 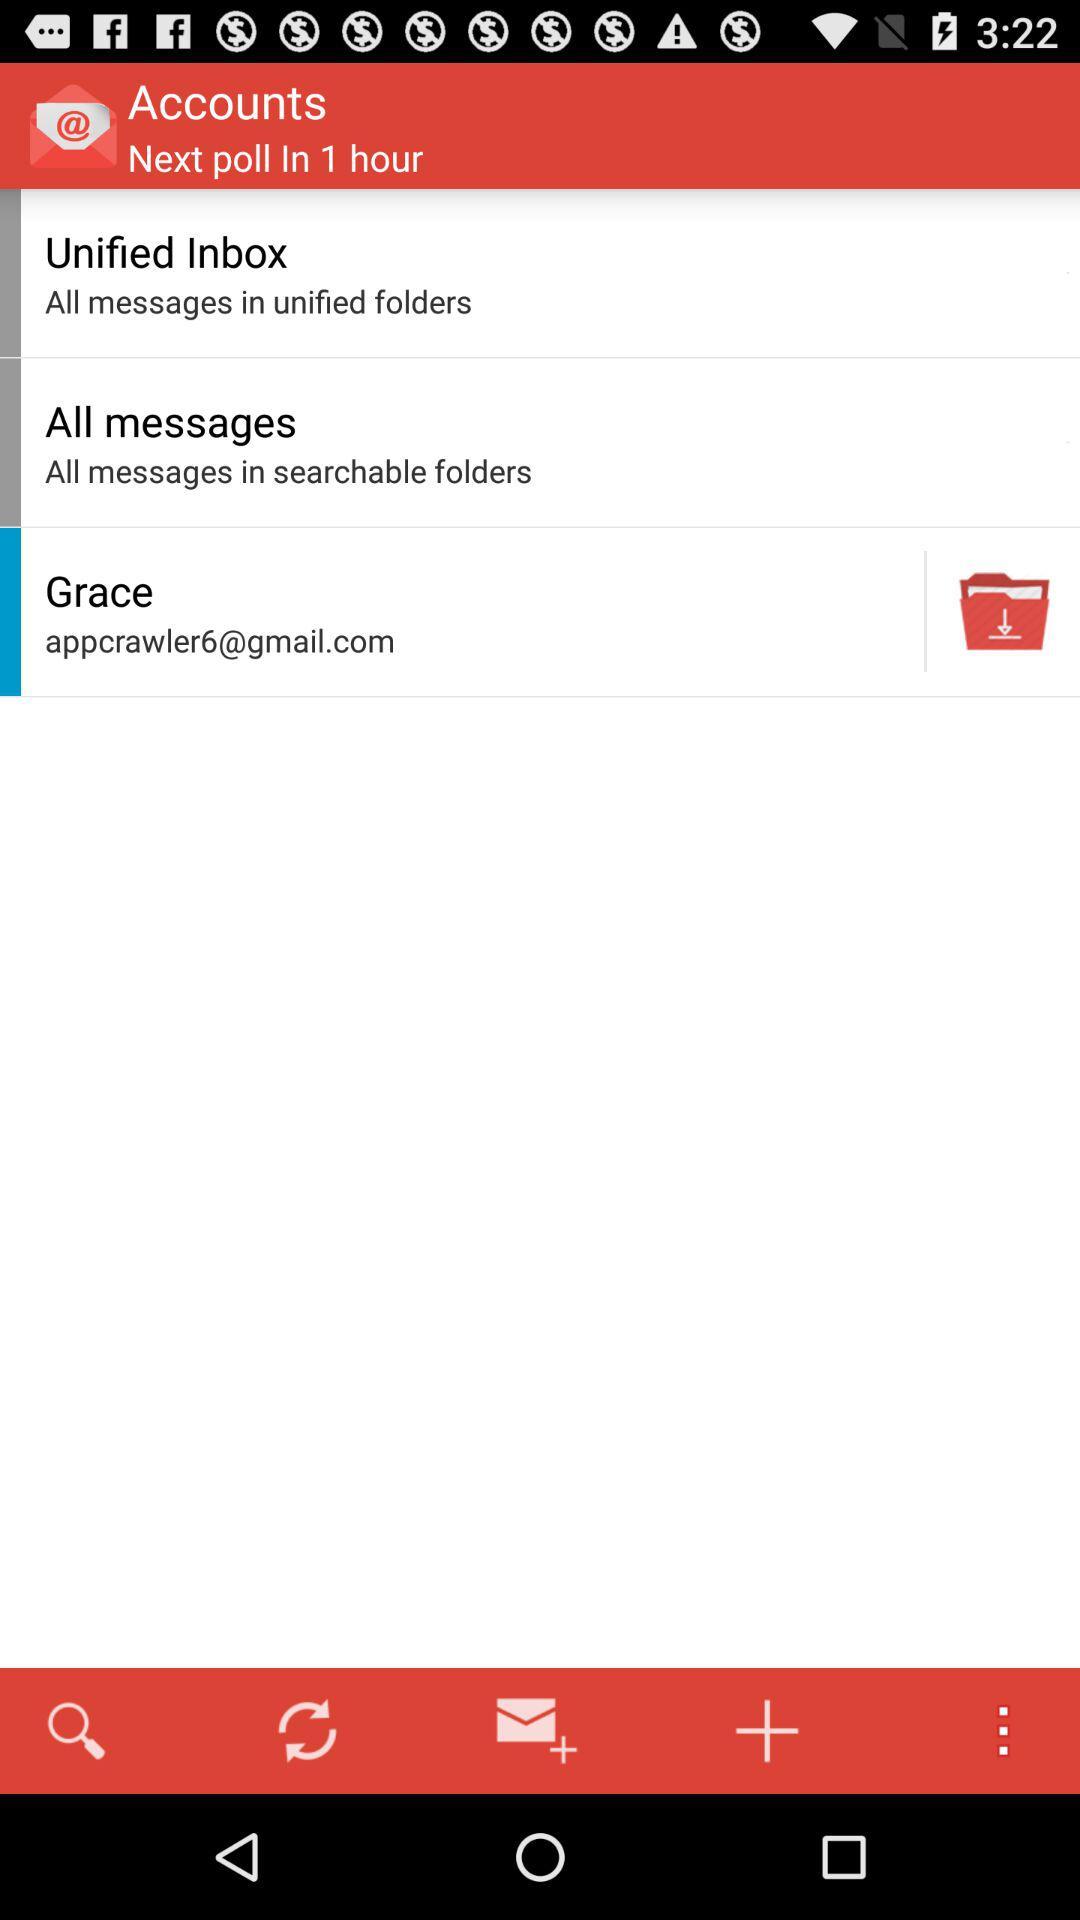 What do you see at coordinates (1005, 610) in the screenshot?
I see `the download icon on the web page` at bounding box center [1005, 610].